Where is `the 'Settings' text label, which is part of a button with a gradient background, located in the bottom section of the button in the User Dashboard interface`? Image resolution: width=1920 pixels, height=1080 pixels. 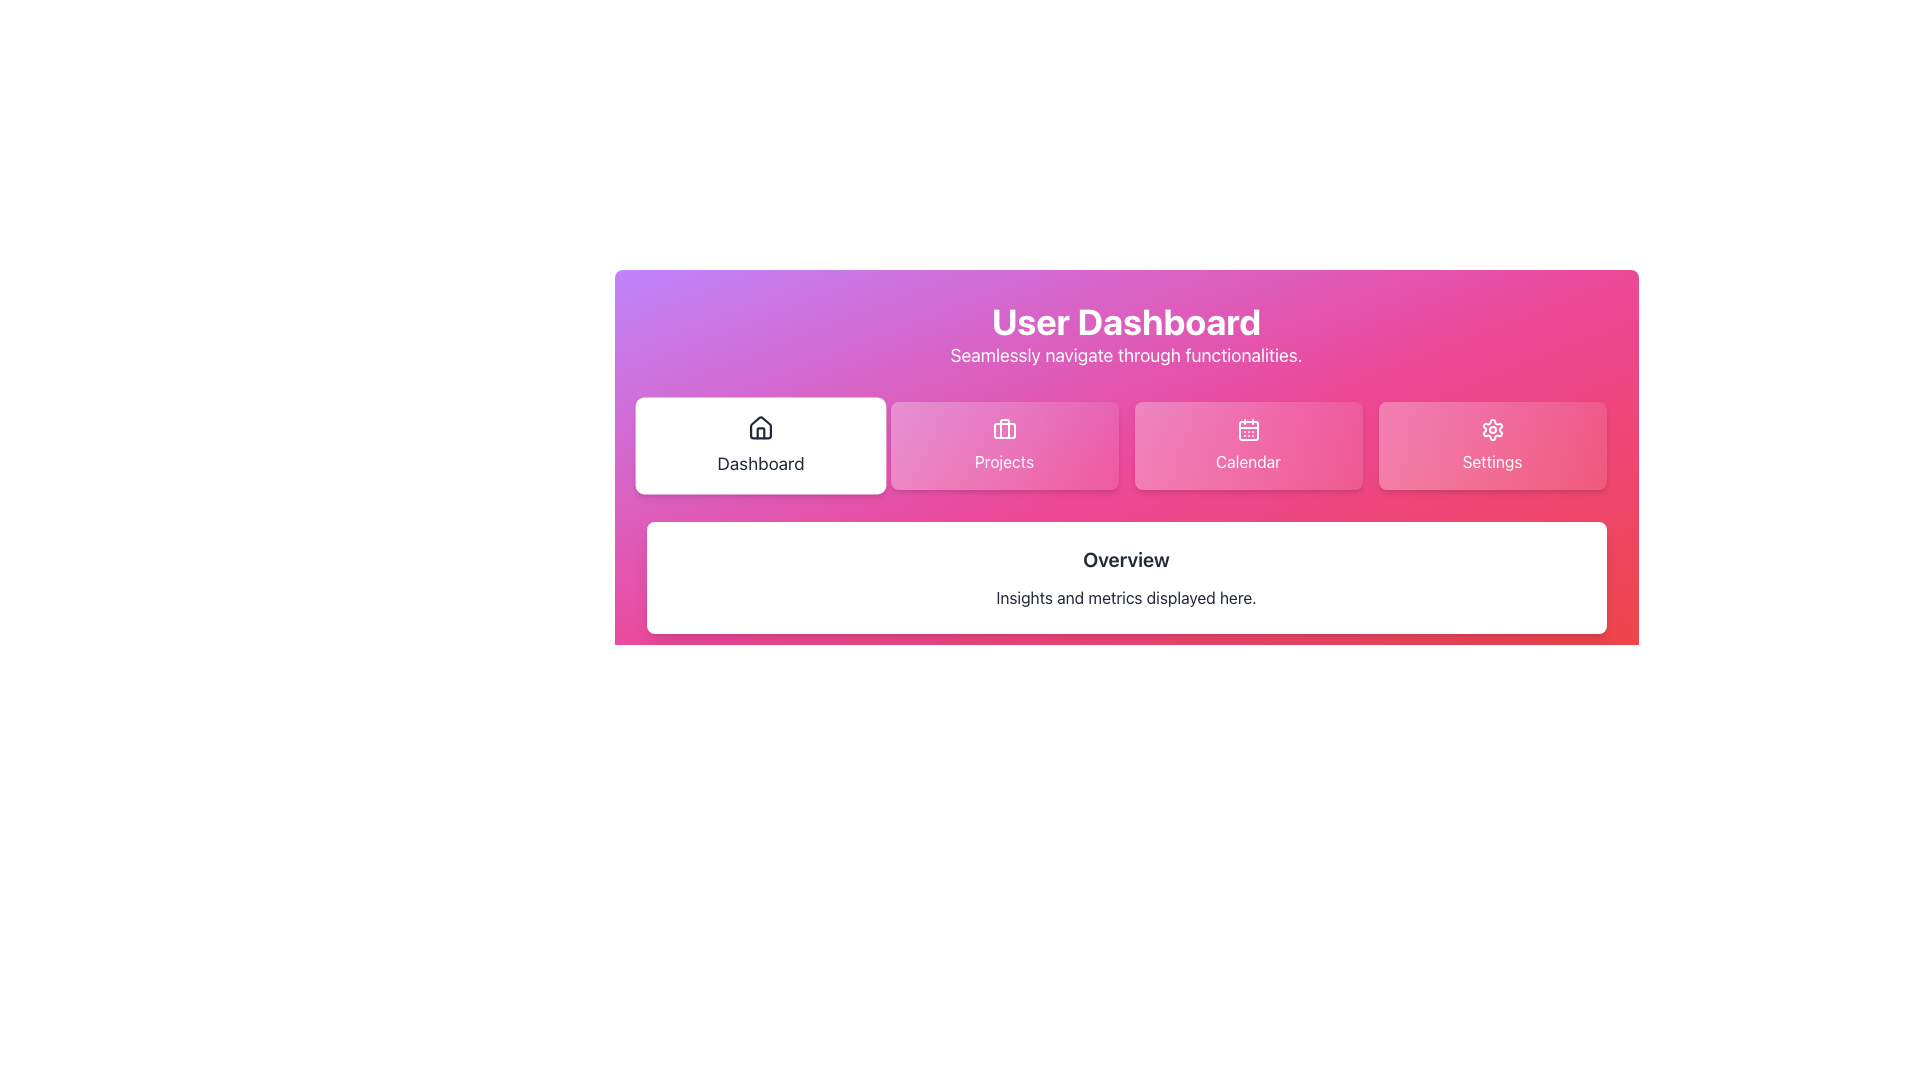 the 'Settings' text label, which is part of a button with a gradient background, located in the bottom section of the button in the User Dashboard interface is located at coordinates (1492, 462).